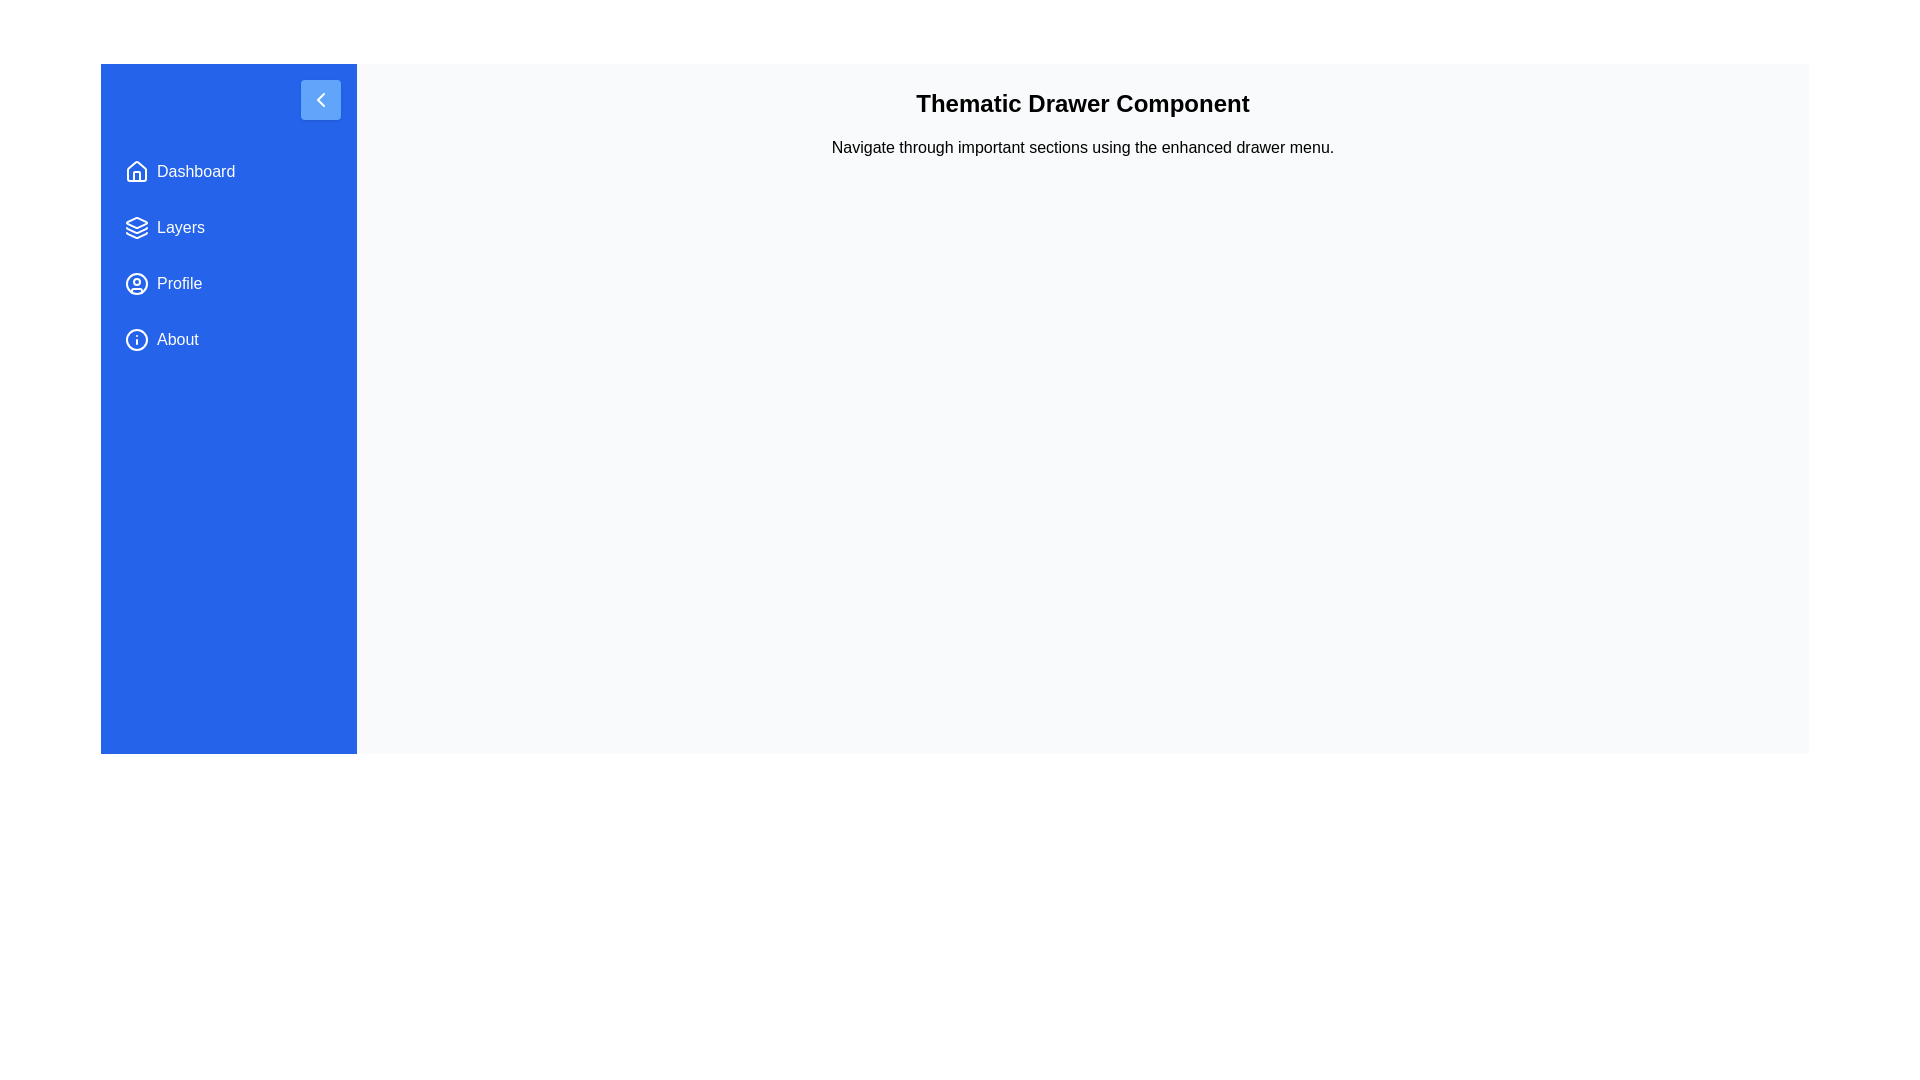 The height and width of the screenshot is (1080, 1920). I want to click on the menu item About to reveal its highlight, so click(229, 338).